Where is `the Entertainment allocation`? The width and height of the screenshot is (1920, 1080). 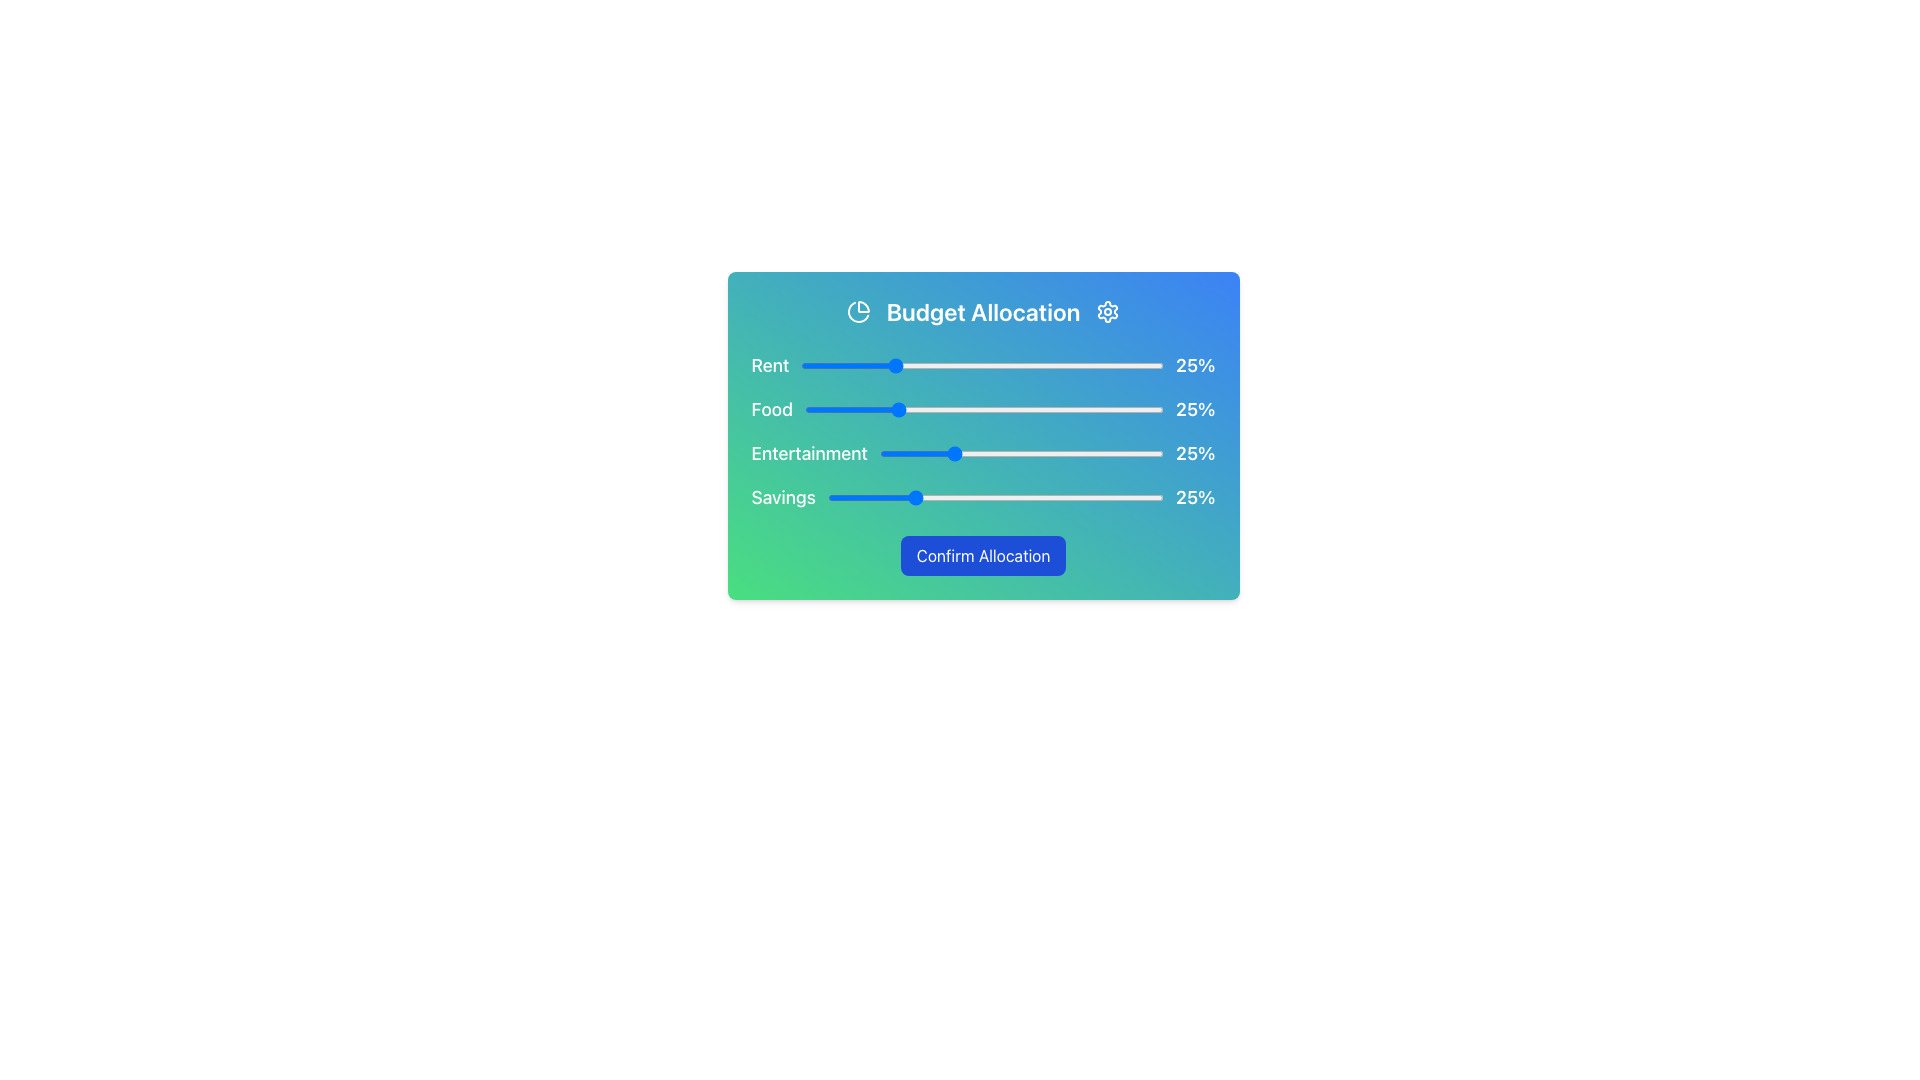
the Entertainment allocation is located at coordinates (990, 454).